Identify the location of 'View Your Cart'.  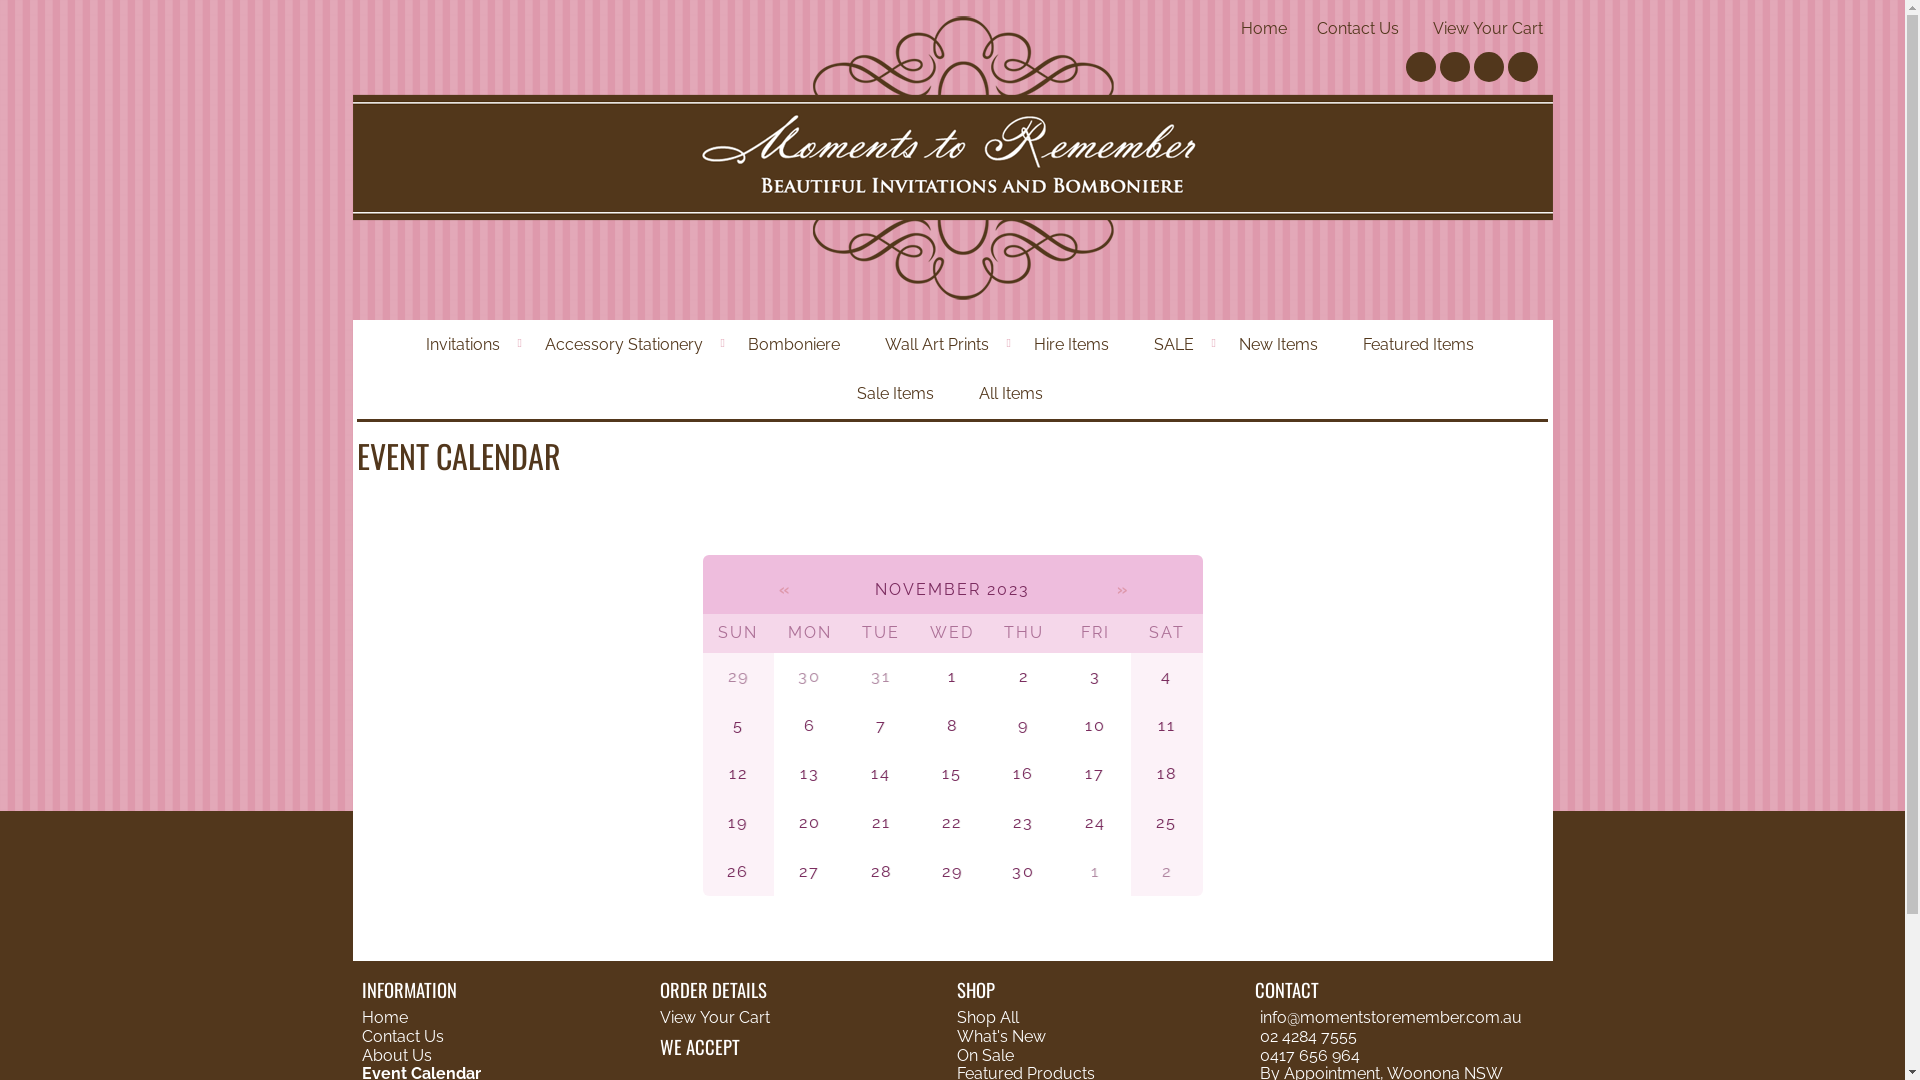
(1488, 28).